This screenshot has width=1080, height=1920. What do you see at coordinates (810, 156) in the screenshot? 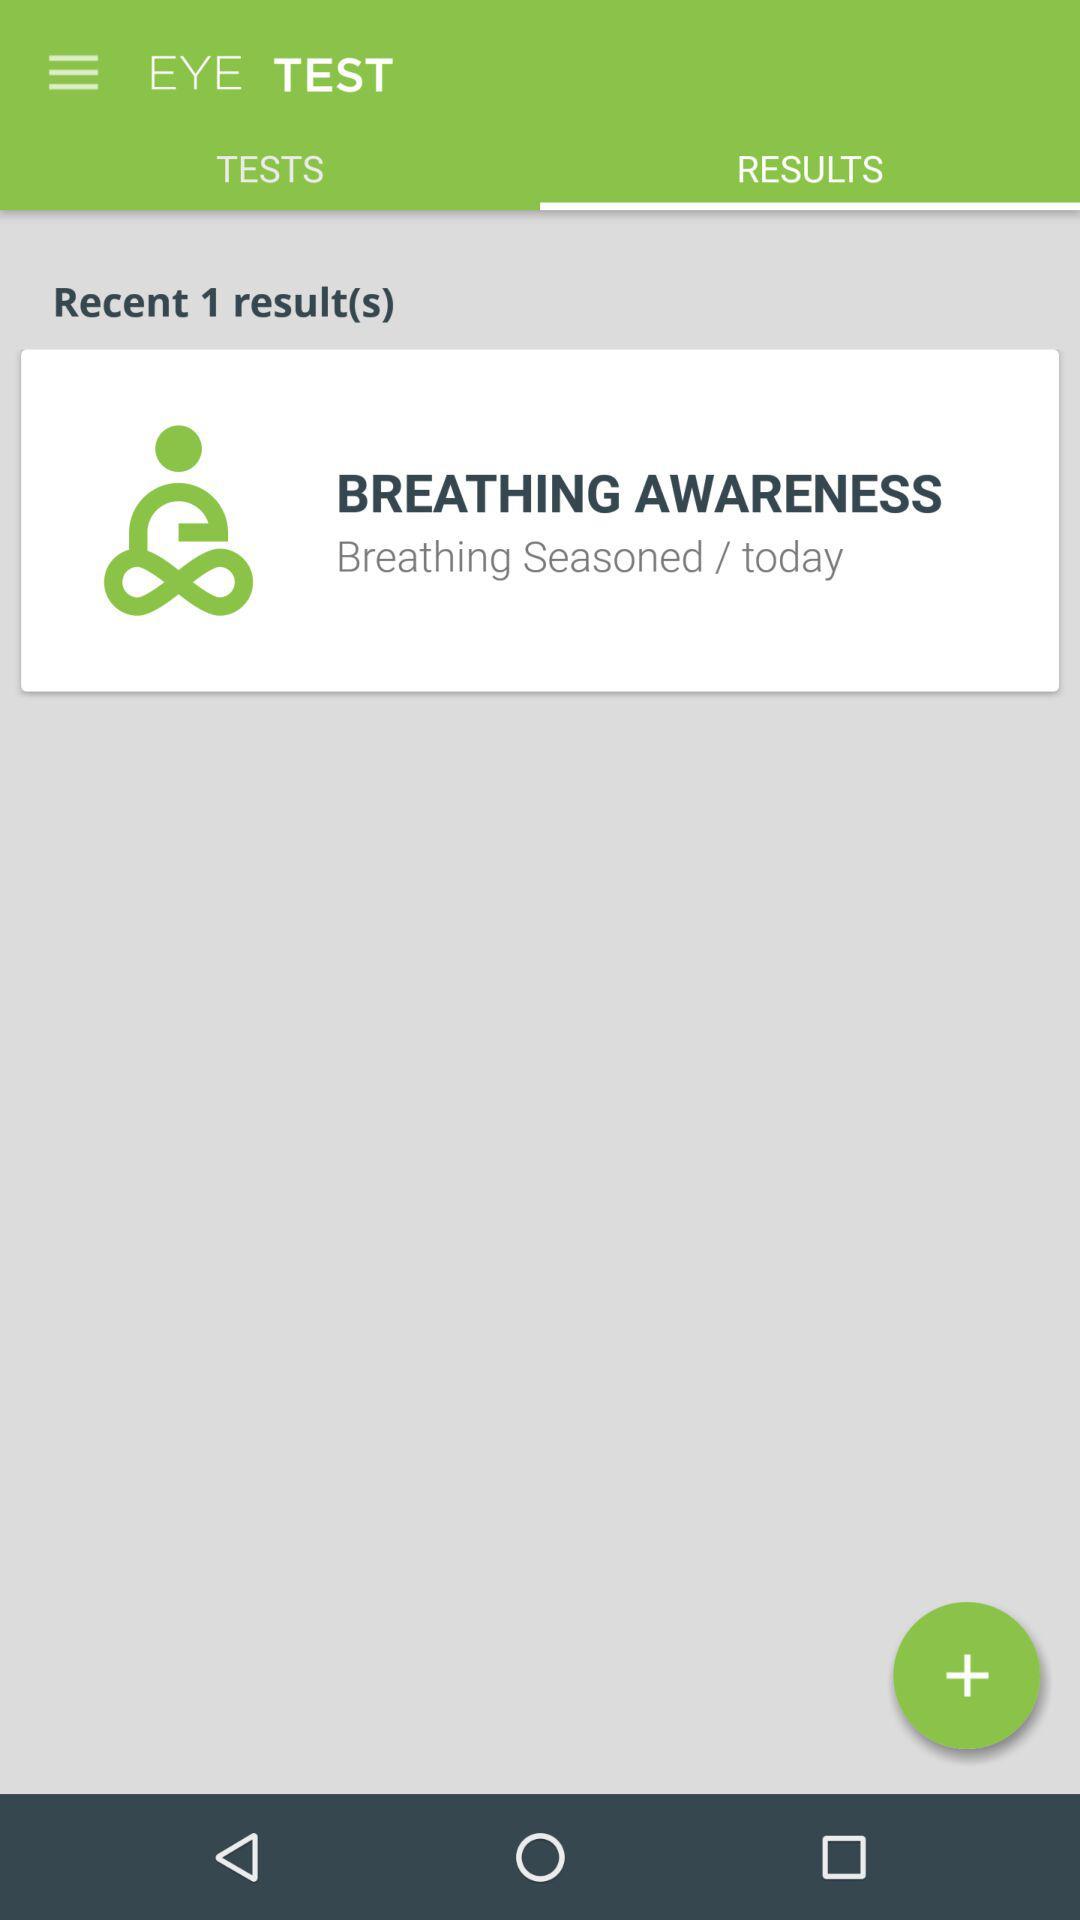
I see `results` at bounding box center [810, 156].